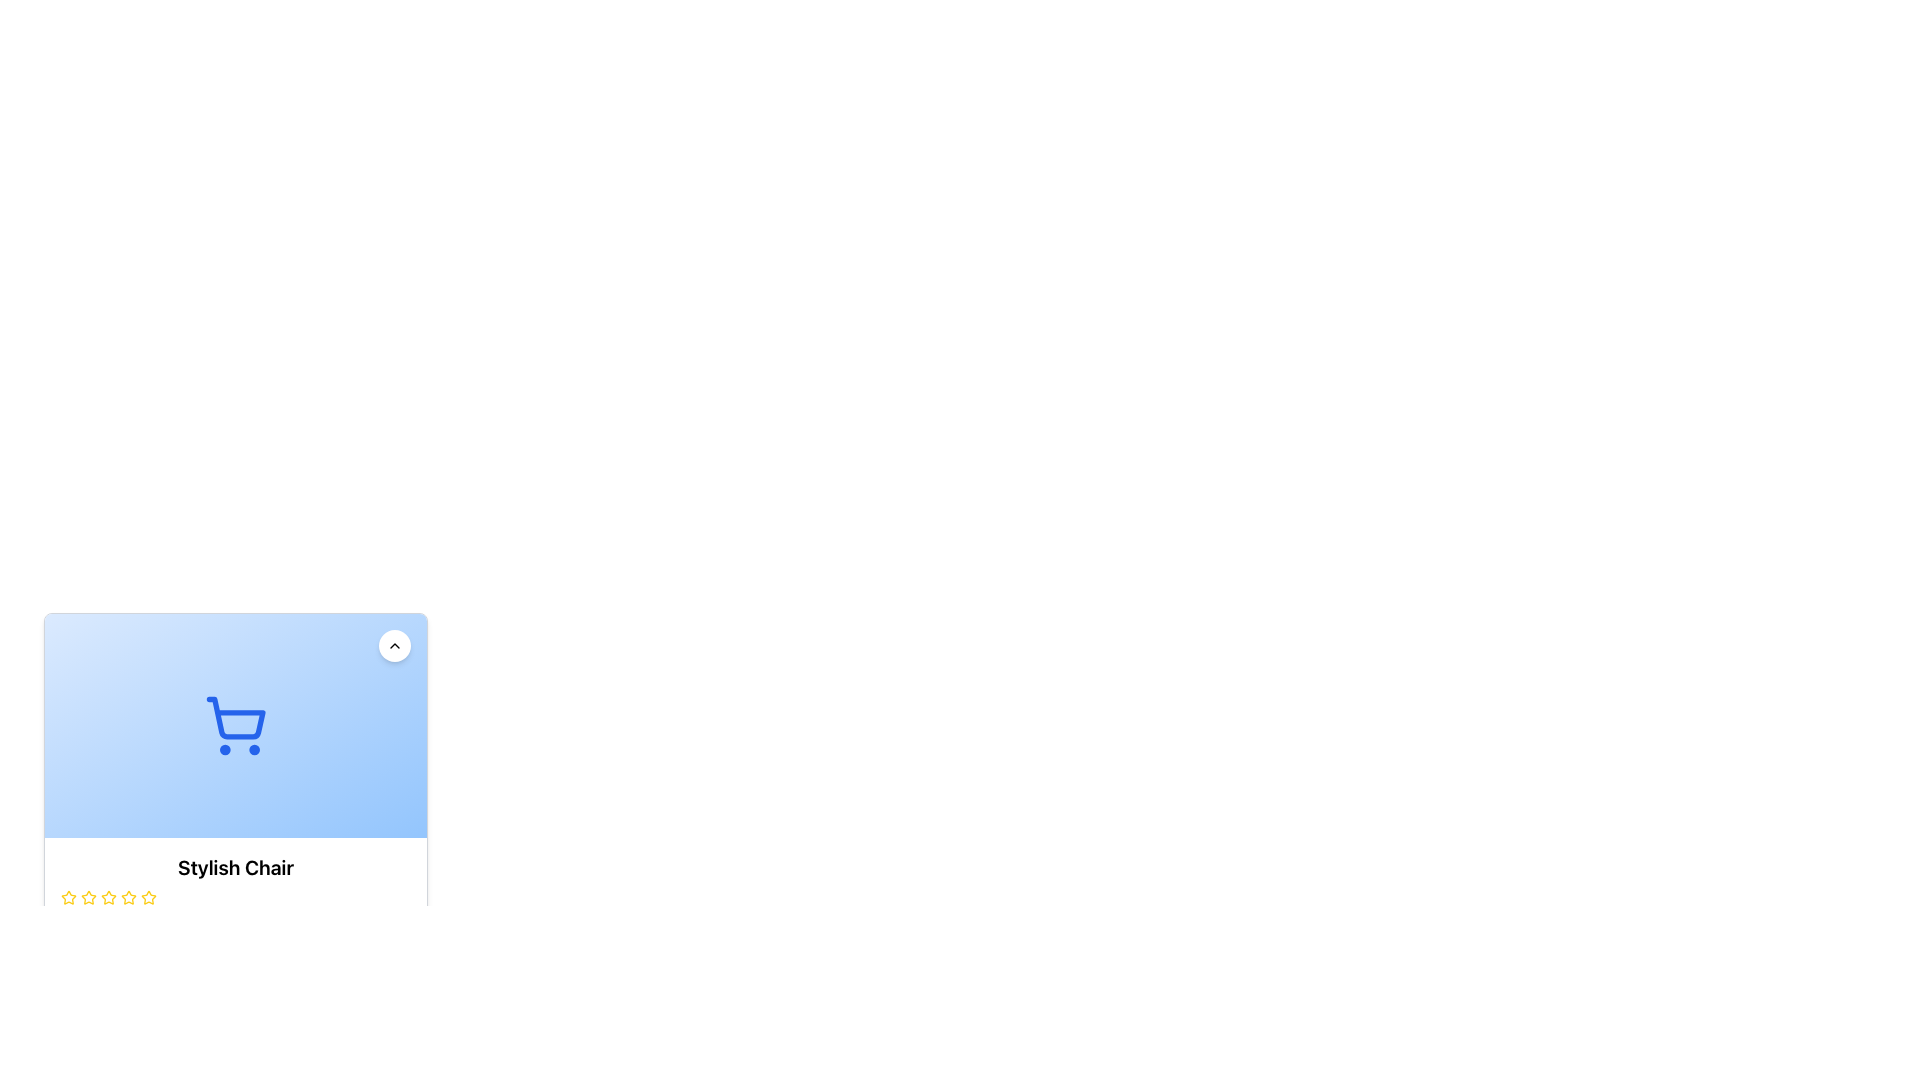  I want to click on the second yellow star icon in the rating system below the title 'Stylish Chair' to rate the product, so click(108, 896).